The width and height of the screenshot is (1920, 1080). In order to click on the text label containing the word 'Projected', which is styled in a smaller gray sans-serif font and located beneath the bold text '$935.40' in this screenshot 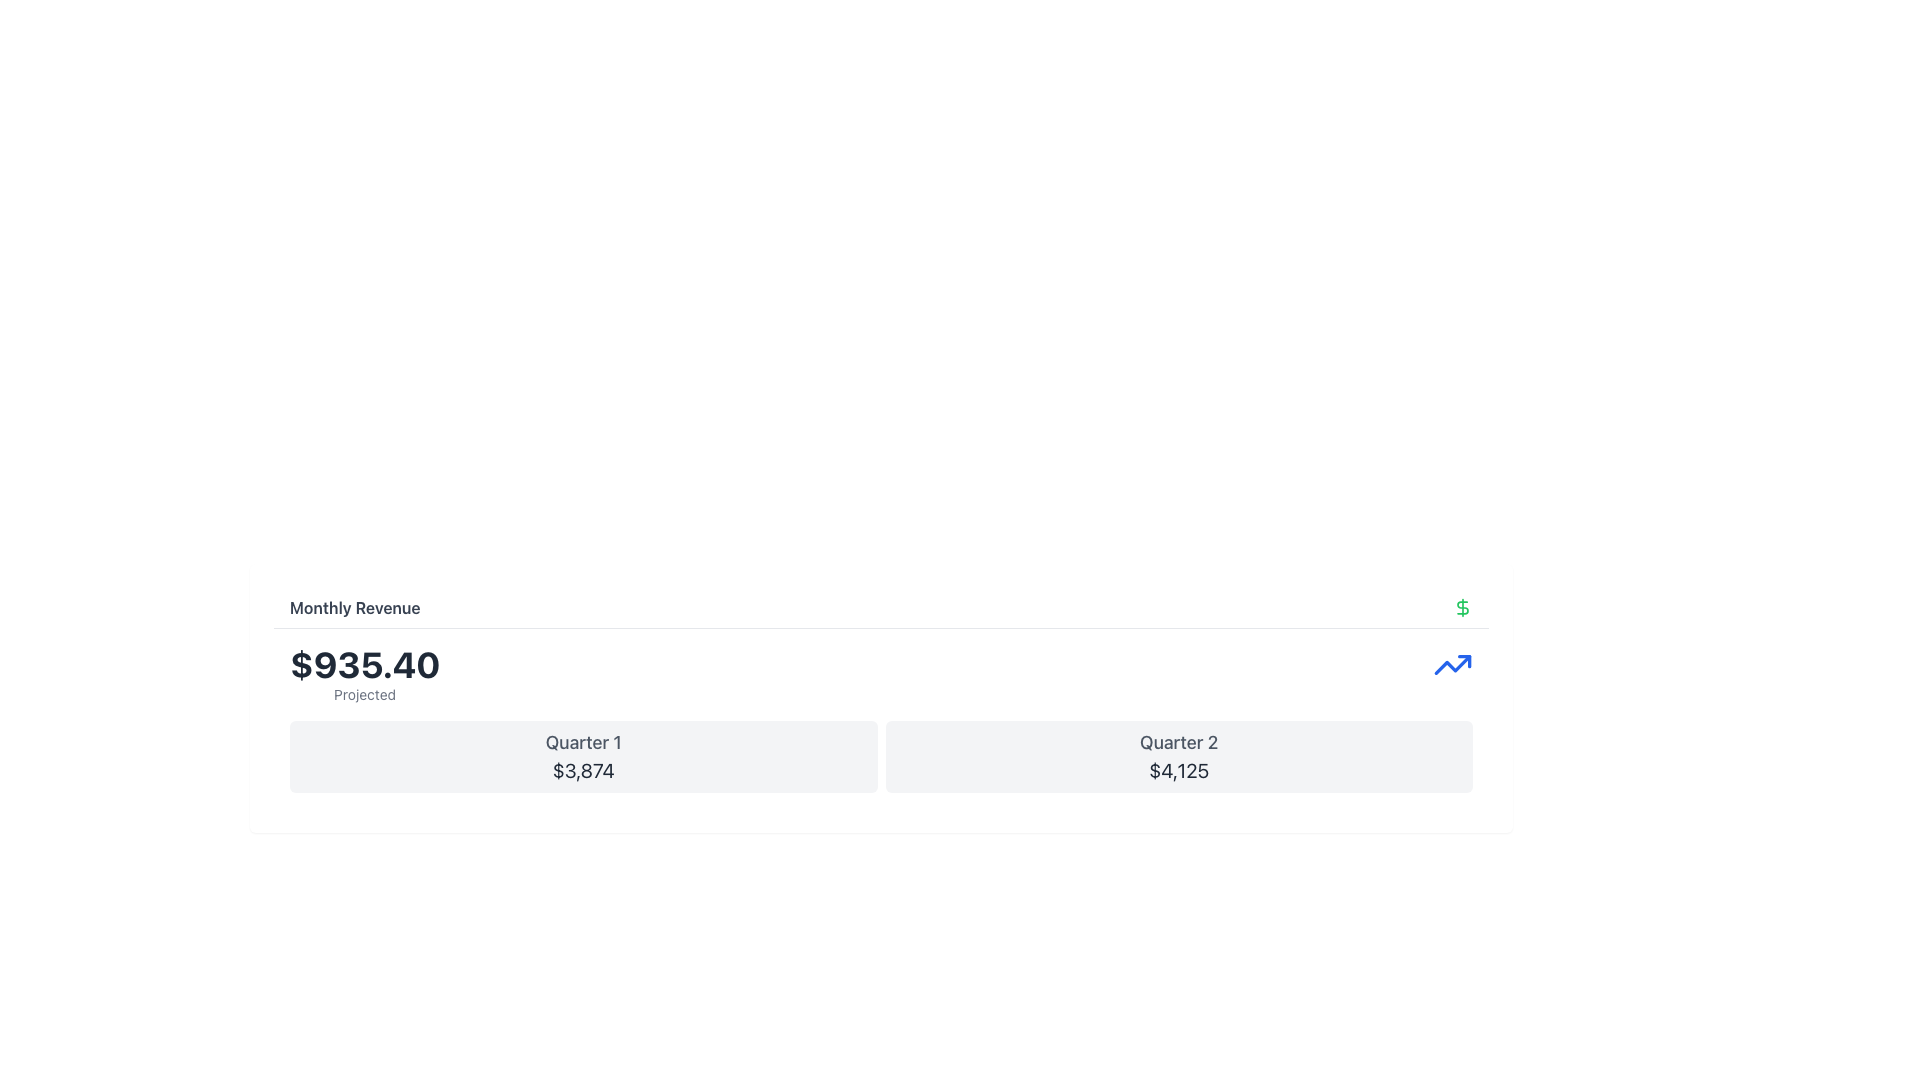, I will do `click(365, 693)`.